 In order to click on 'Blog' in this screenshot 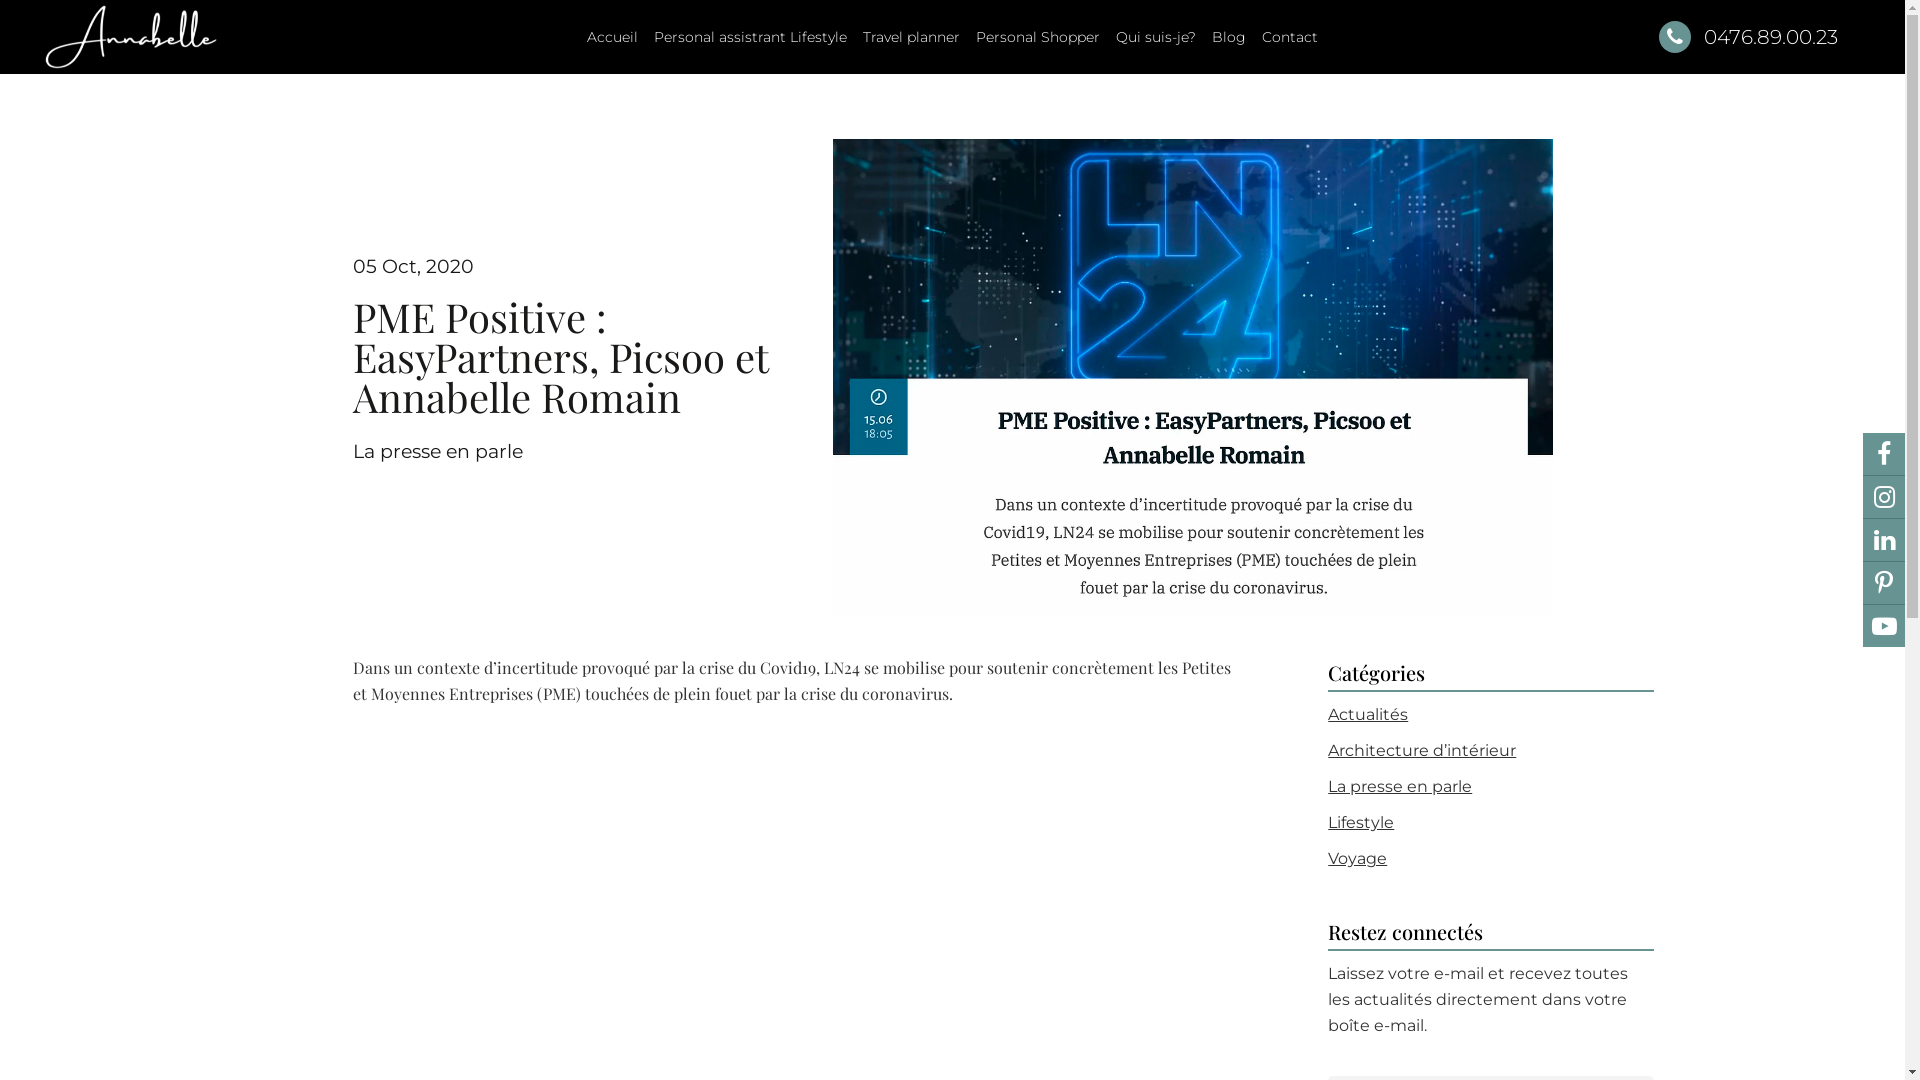, I will do `click(1227, 37)`.